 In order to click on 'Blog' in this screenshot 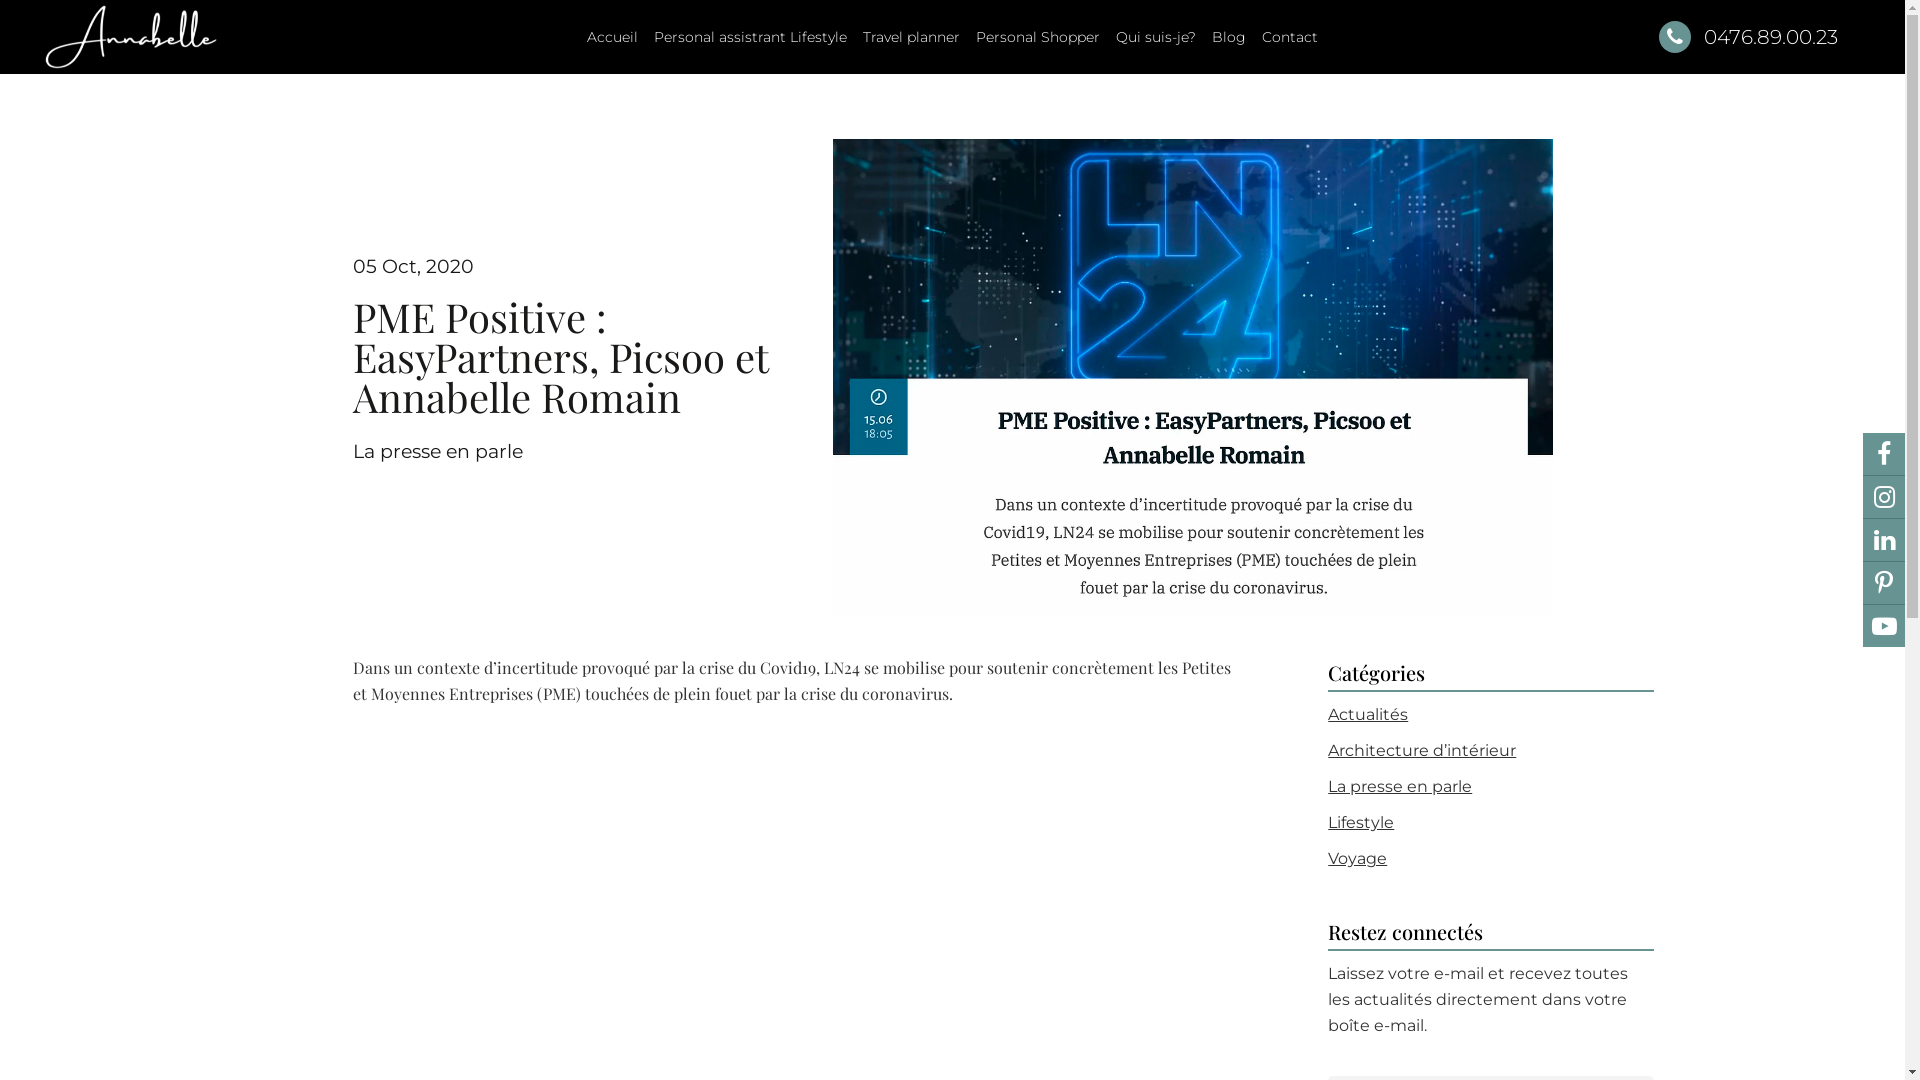, I will do `click(1227, 37)`.